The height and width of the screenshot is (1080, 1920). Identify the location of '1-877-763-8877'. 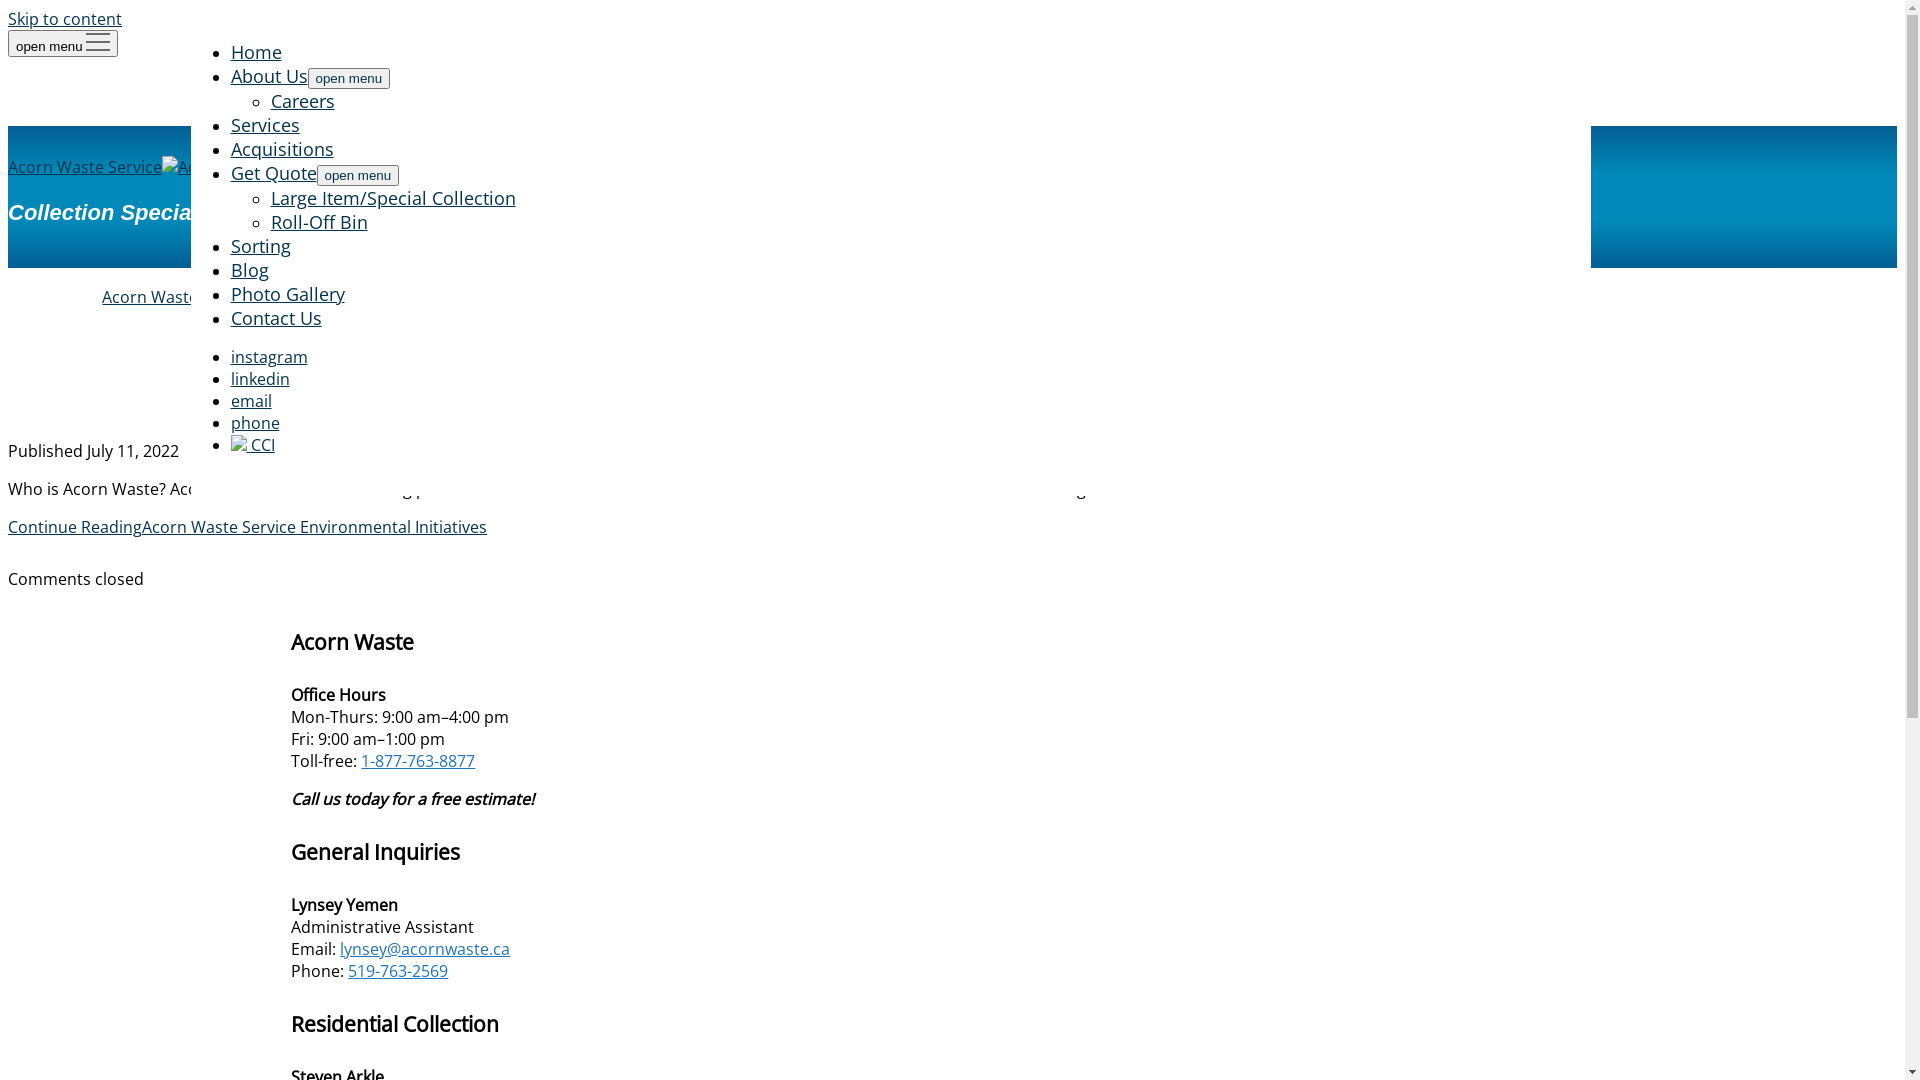
(360, 760).